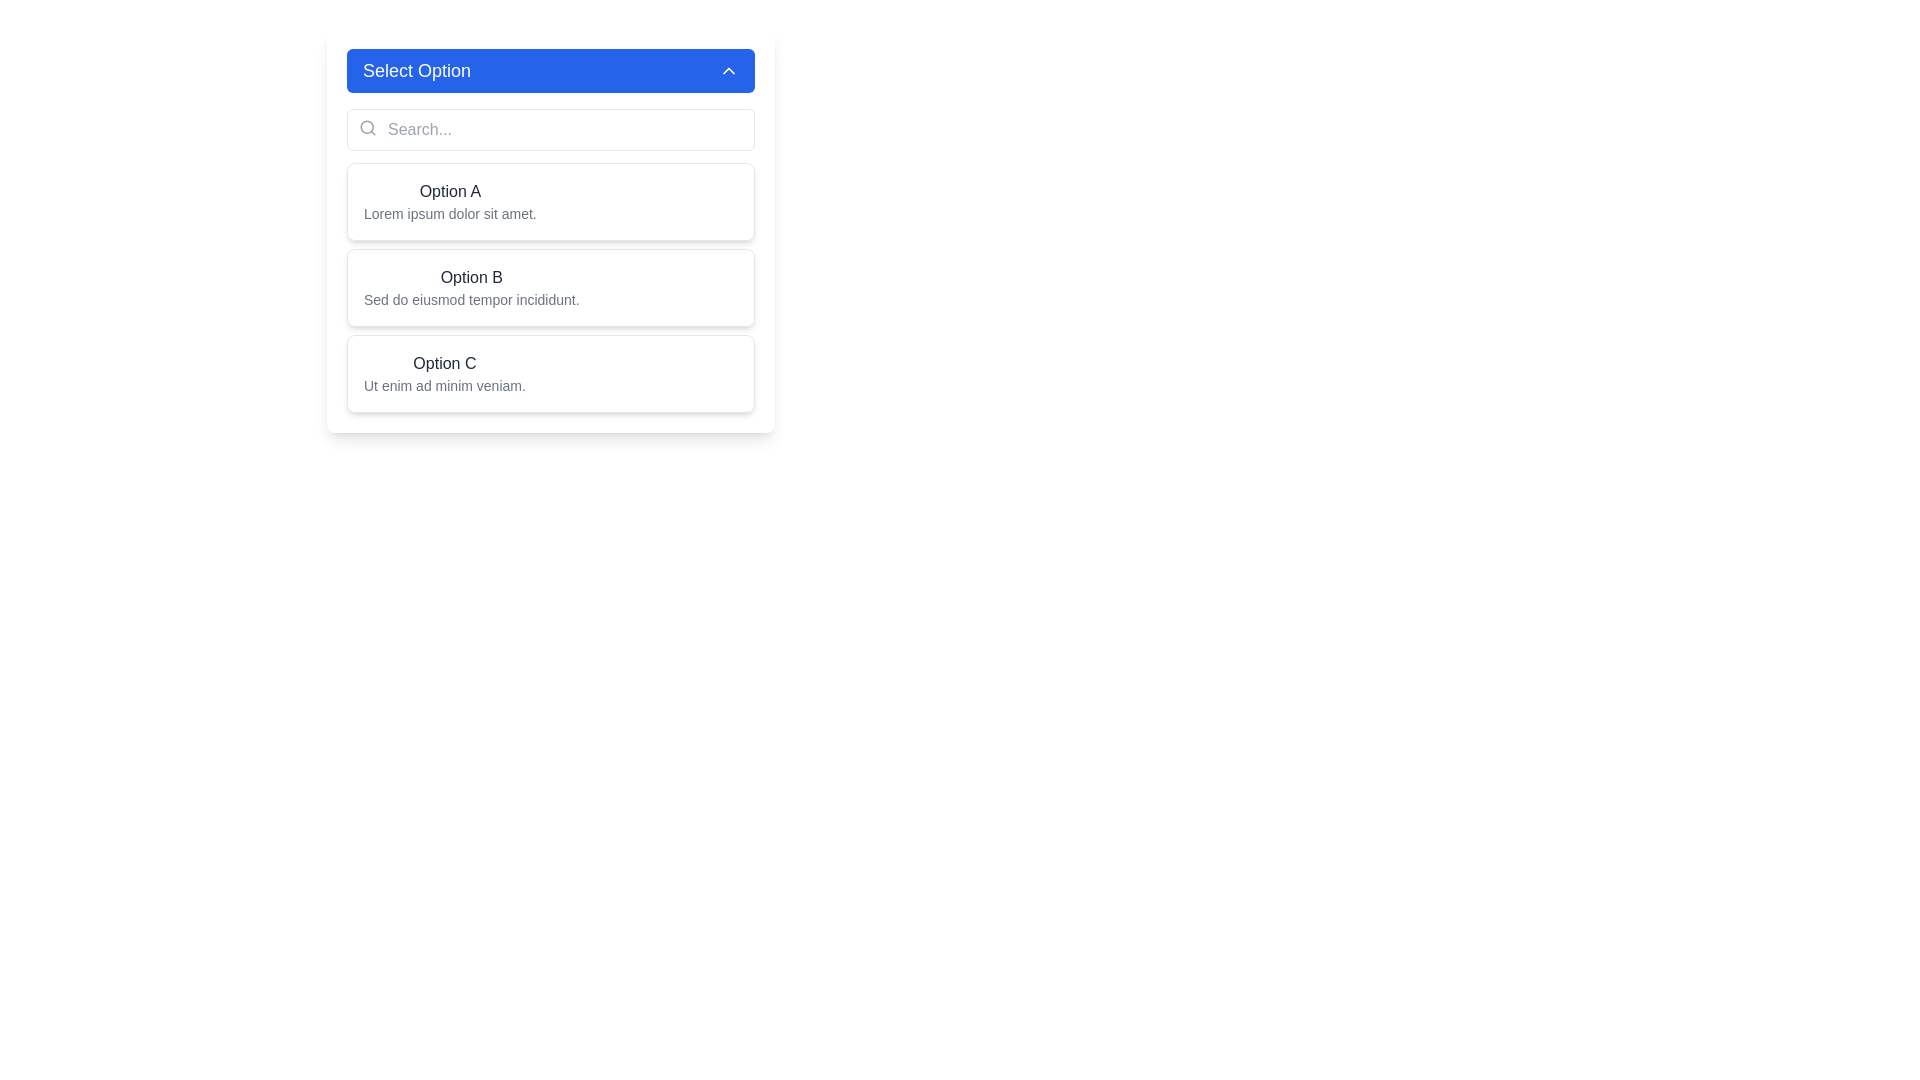  Describe the element at coordinates (367, 127) in the screenshot. I see `the outlined circular SVG element located at the top-left corner of the search bar` at that location.